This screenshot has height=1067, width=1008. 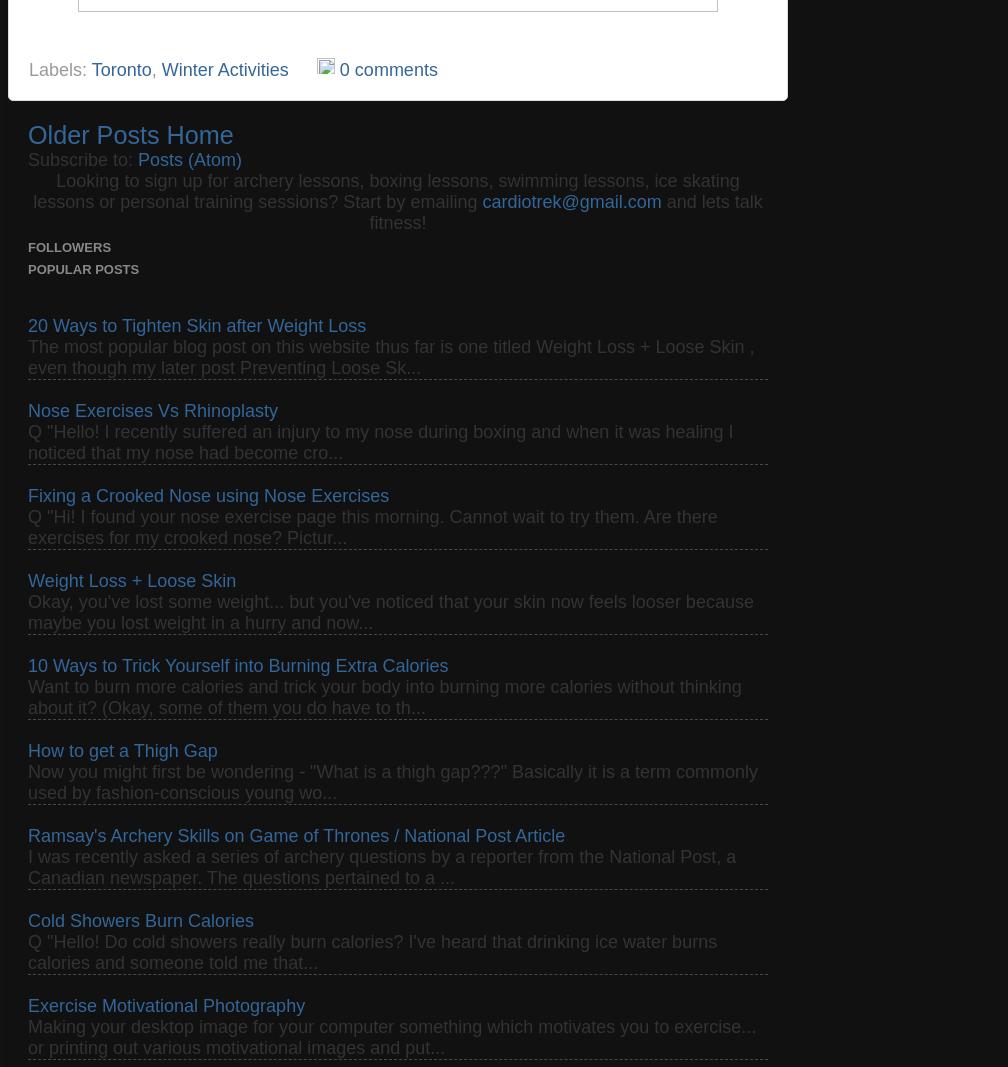 I want to click on 'Q   "Hello! Do cold showers really burn calories? I've heard that drinking ice water burns calories and someone told me that...', so click(x=372, y=951).